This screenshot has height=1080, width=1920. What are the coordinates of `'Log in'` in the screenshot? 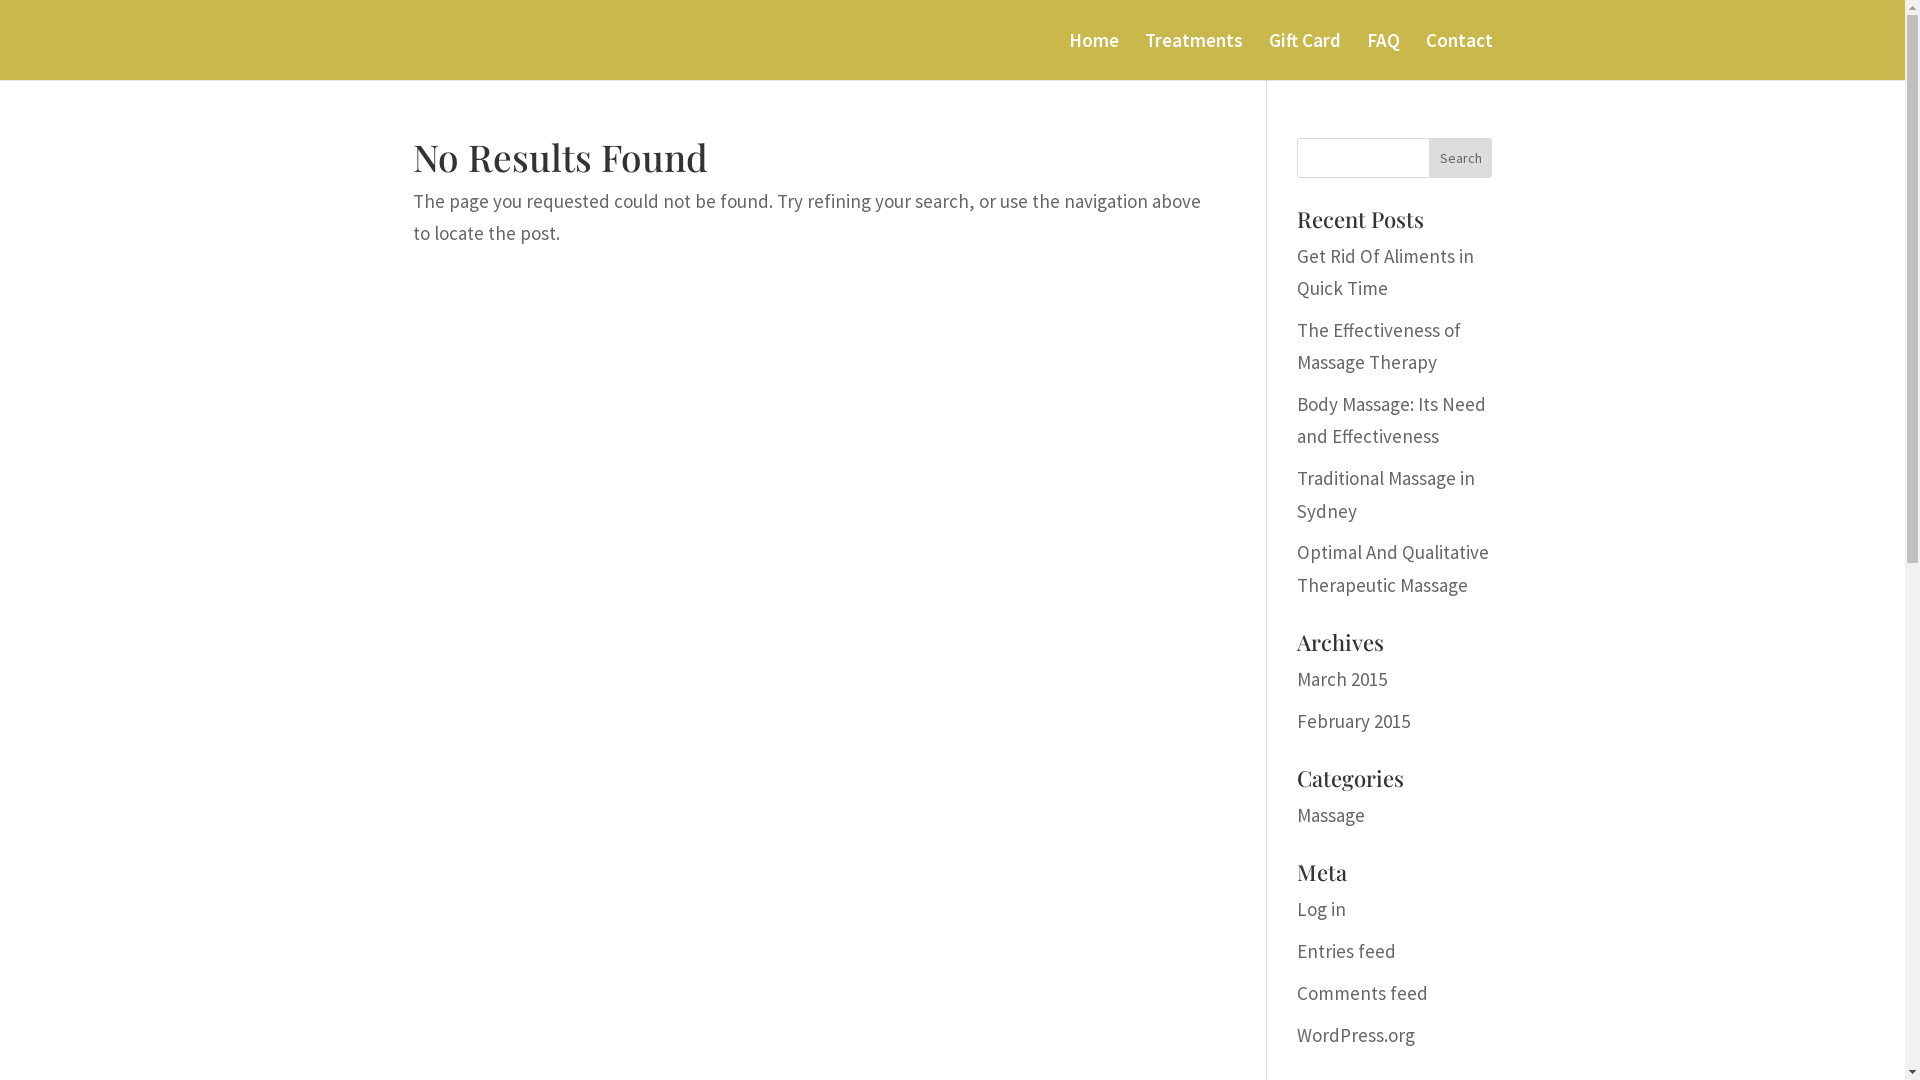 It's located at (1321, 909).